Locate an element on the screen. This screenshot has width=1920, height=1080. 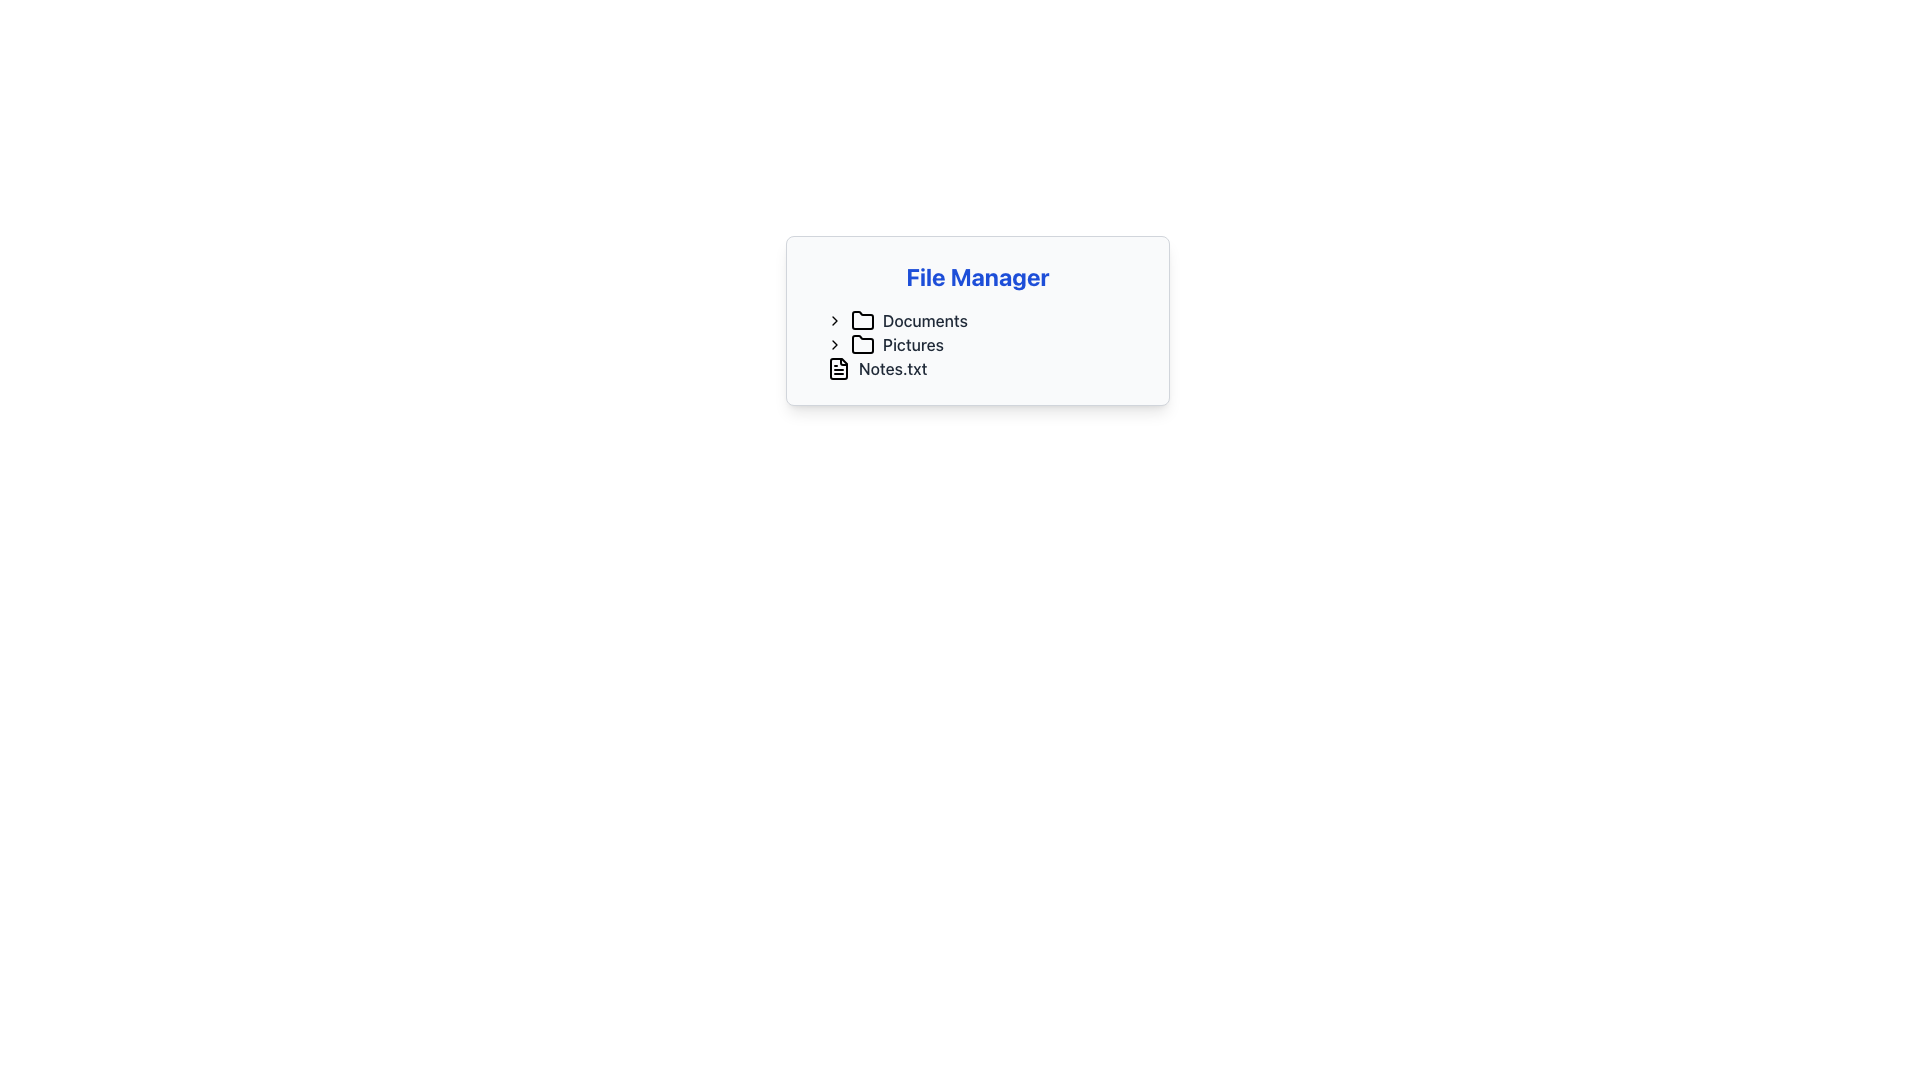
the folder icon, which is a black rectangular design located in the second row of icons is located at coordinates (863, 342).